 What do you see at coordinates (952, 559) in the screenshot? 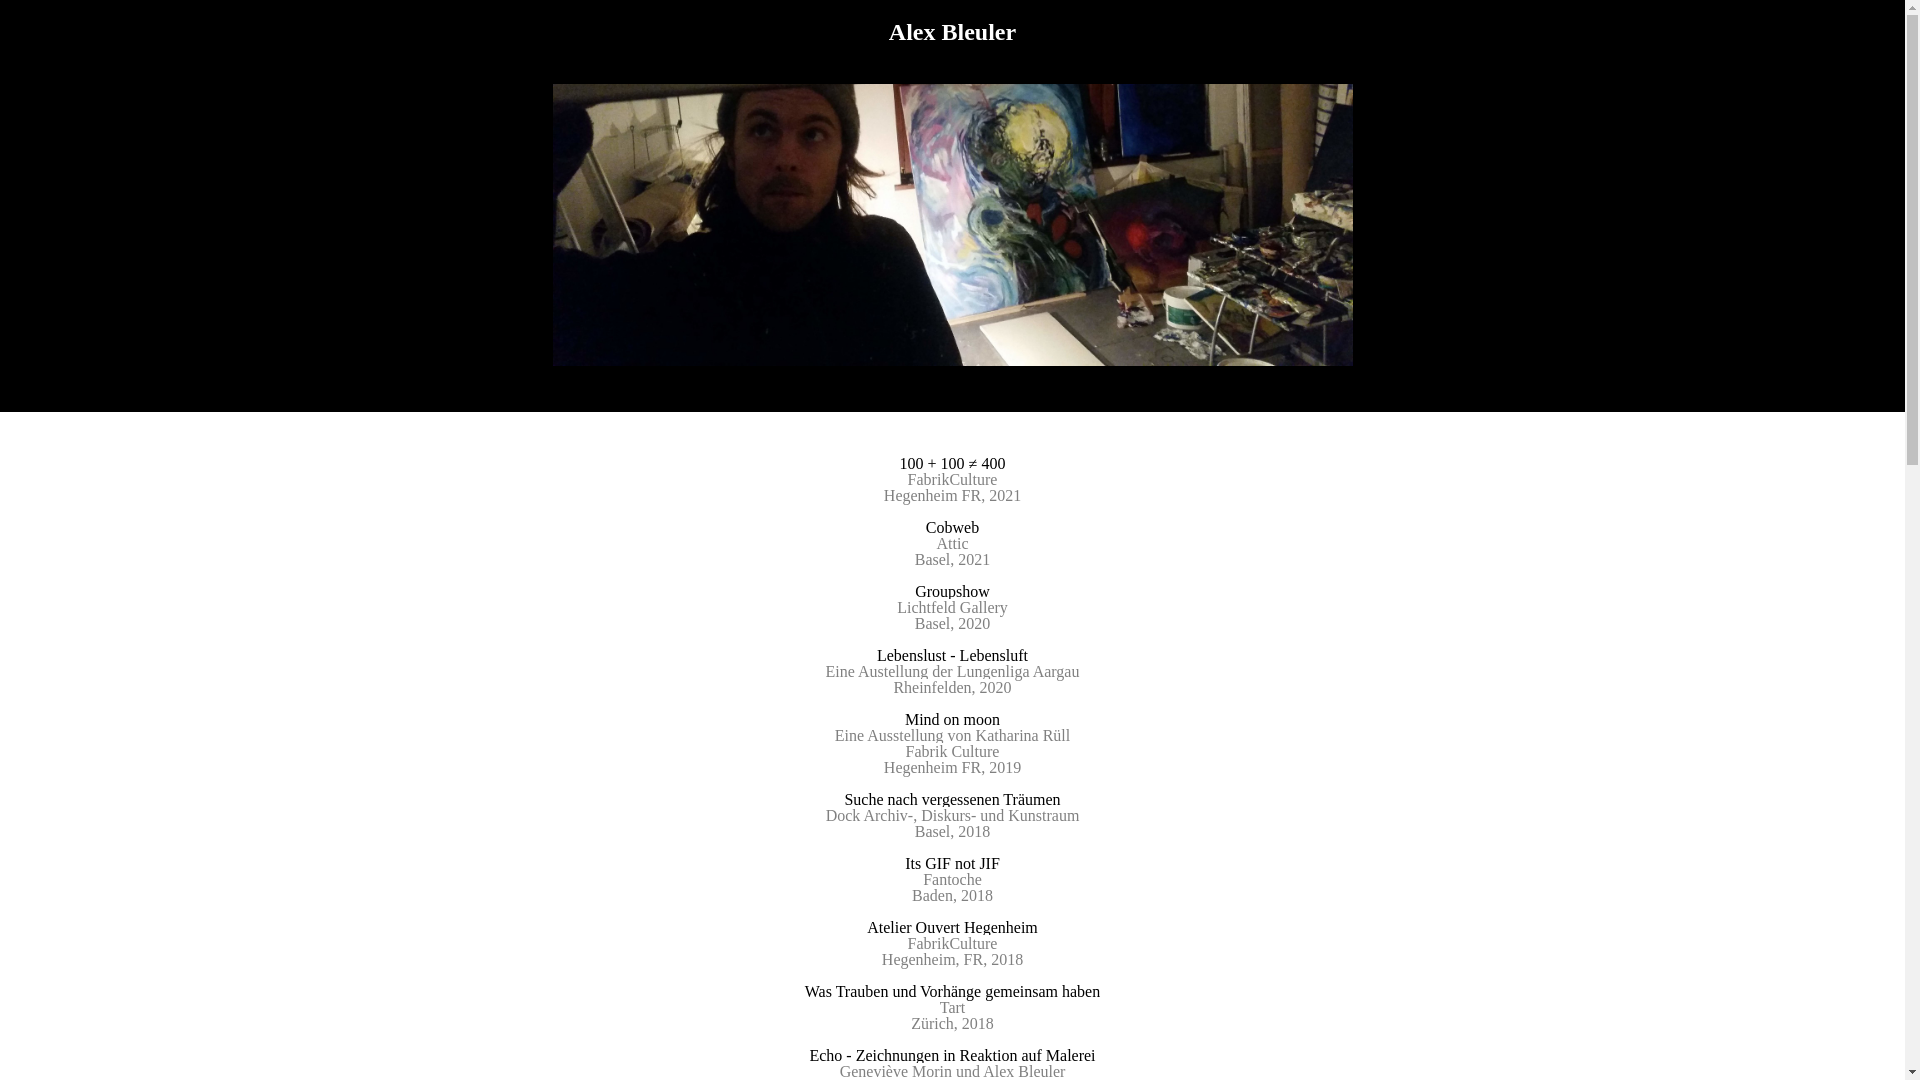
I see `'Basel, 2021'` at bounding box center [952, 559].